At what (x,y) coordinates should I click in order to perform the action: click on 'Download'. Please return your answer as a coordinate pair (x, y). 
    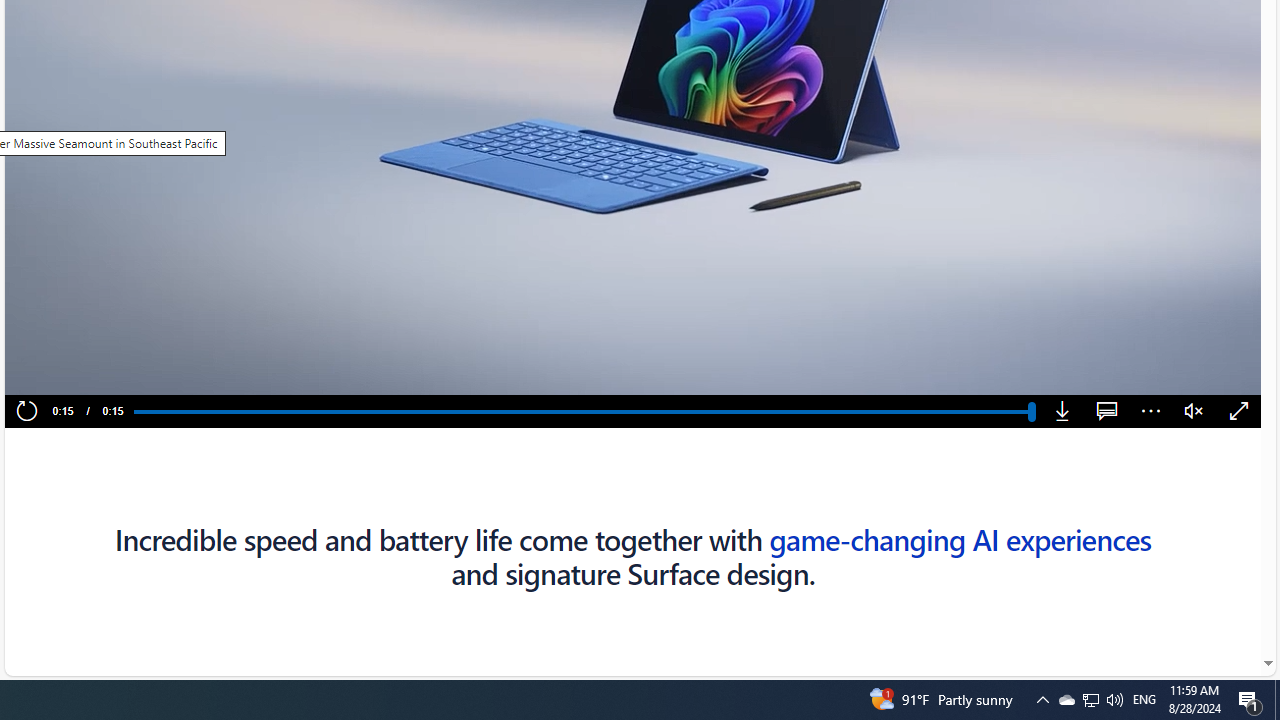
    Looking at the image, I should click on (1062, 411).